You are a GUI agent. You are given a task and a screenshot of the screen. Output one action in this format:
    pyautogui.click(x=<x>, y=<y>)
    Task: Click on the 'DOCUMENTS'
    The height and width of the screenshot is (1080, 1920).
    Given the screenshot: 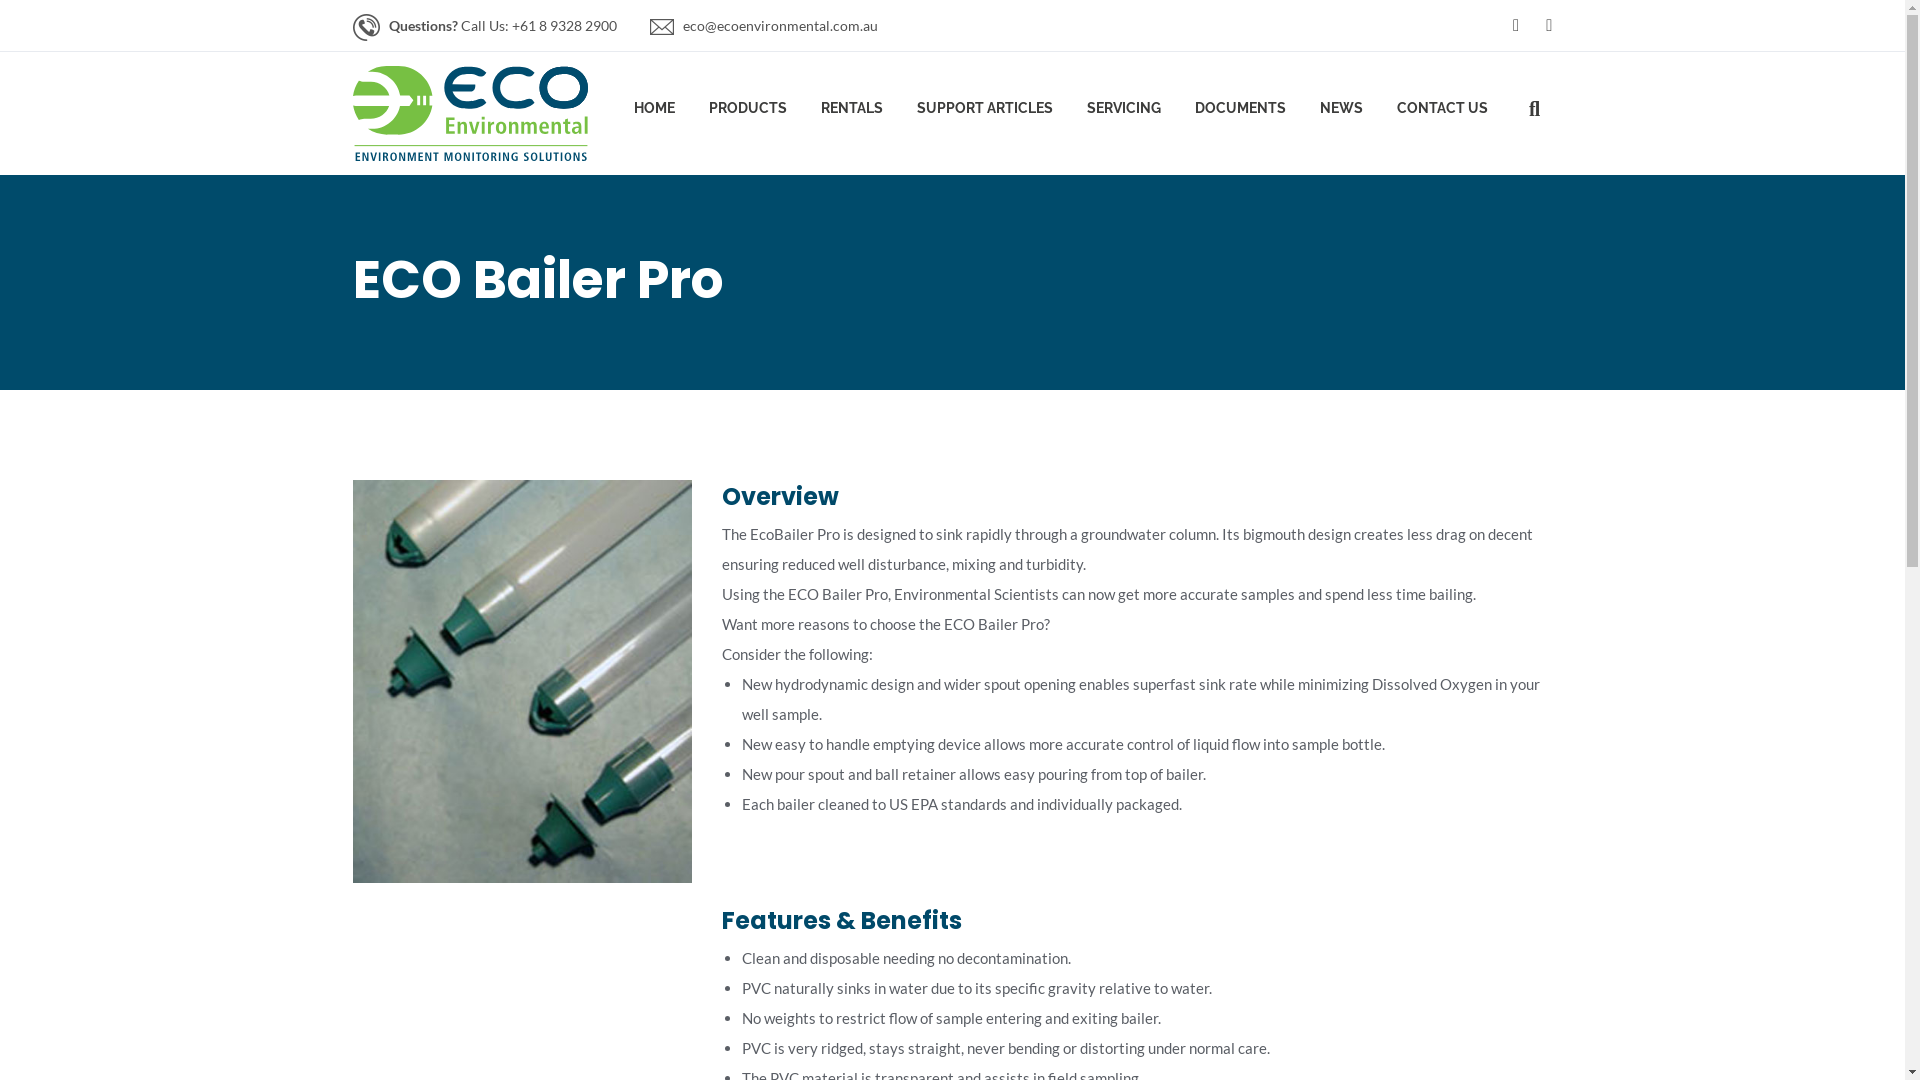 What is the action you would take?
    pyautogui.click(x=1238, y=113)
    